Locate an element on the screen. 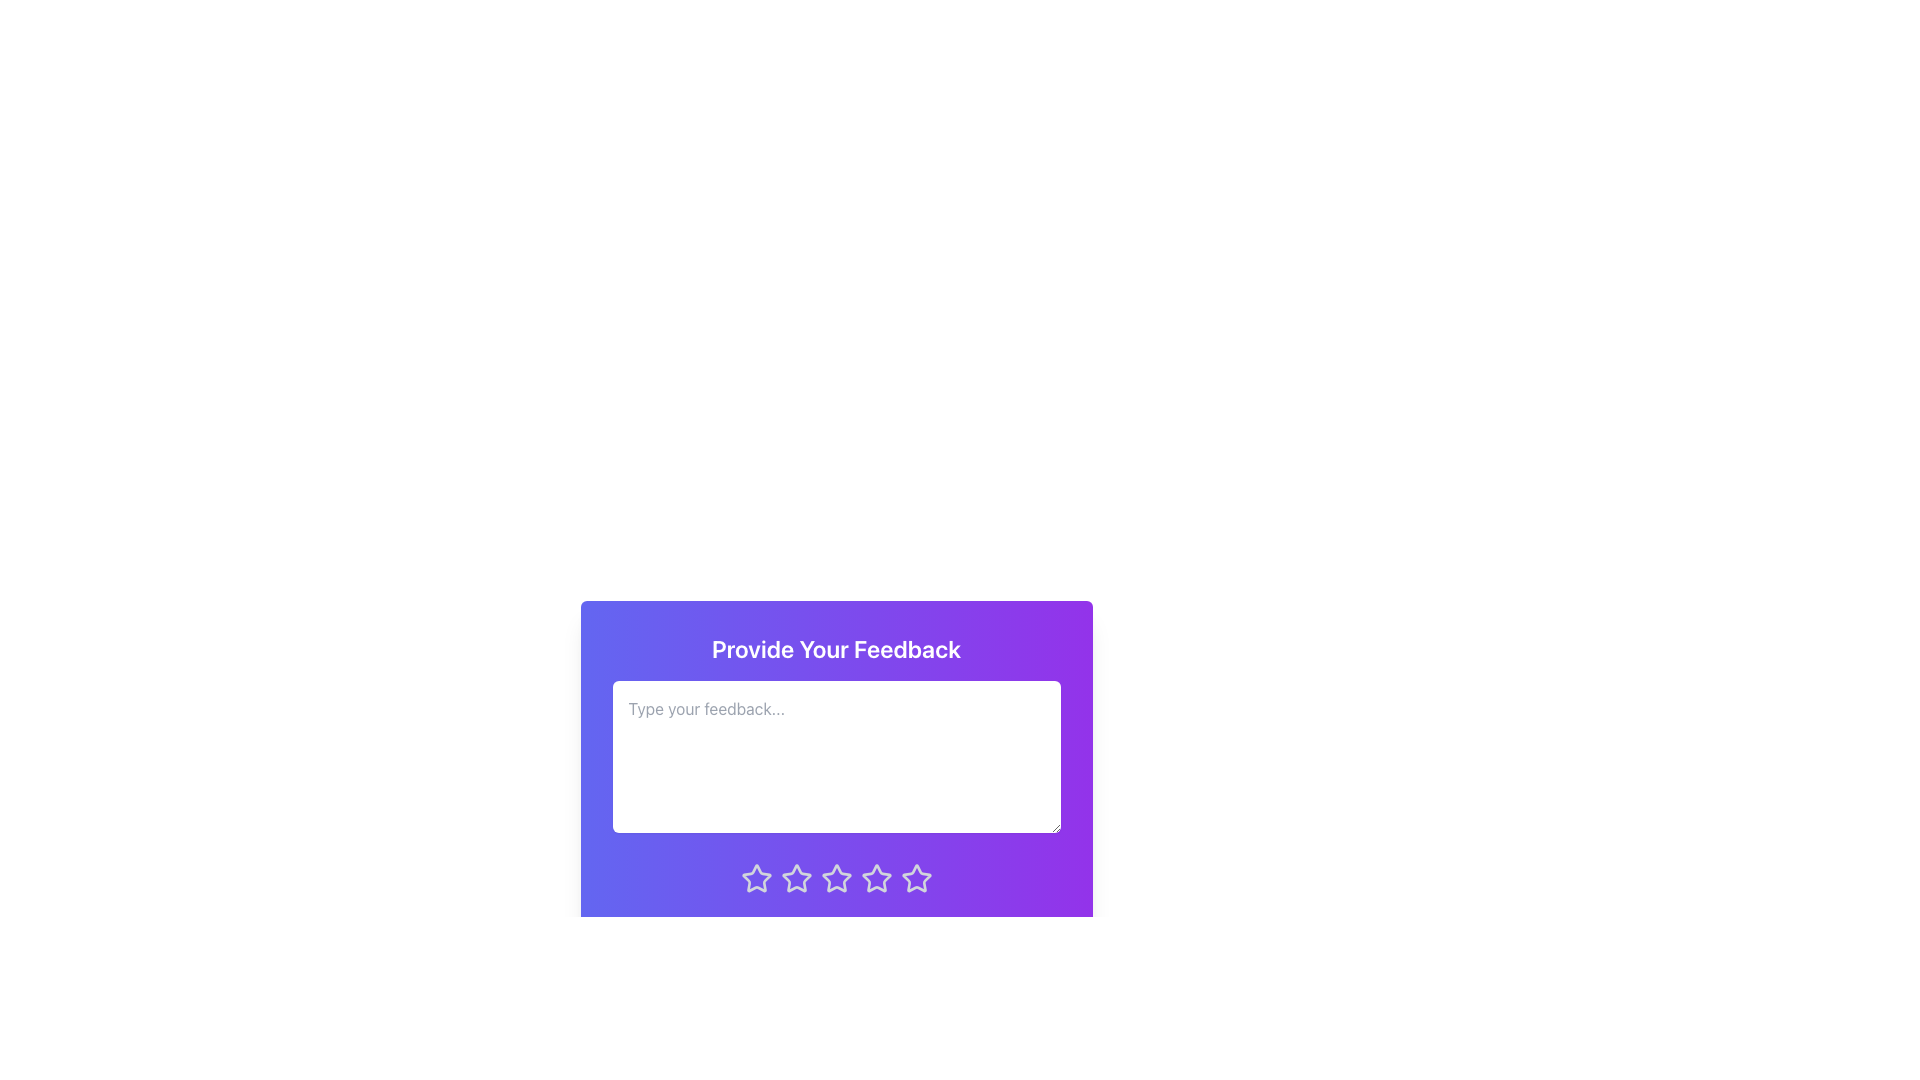  the first star icon in the rating system is located at coordinates (755, 877).